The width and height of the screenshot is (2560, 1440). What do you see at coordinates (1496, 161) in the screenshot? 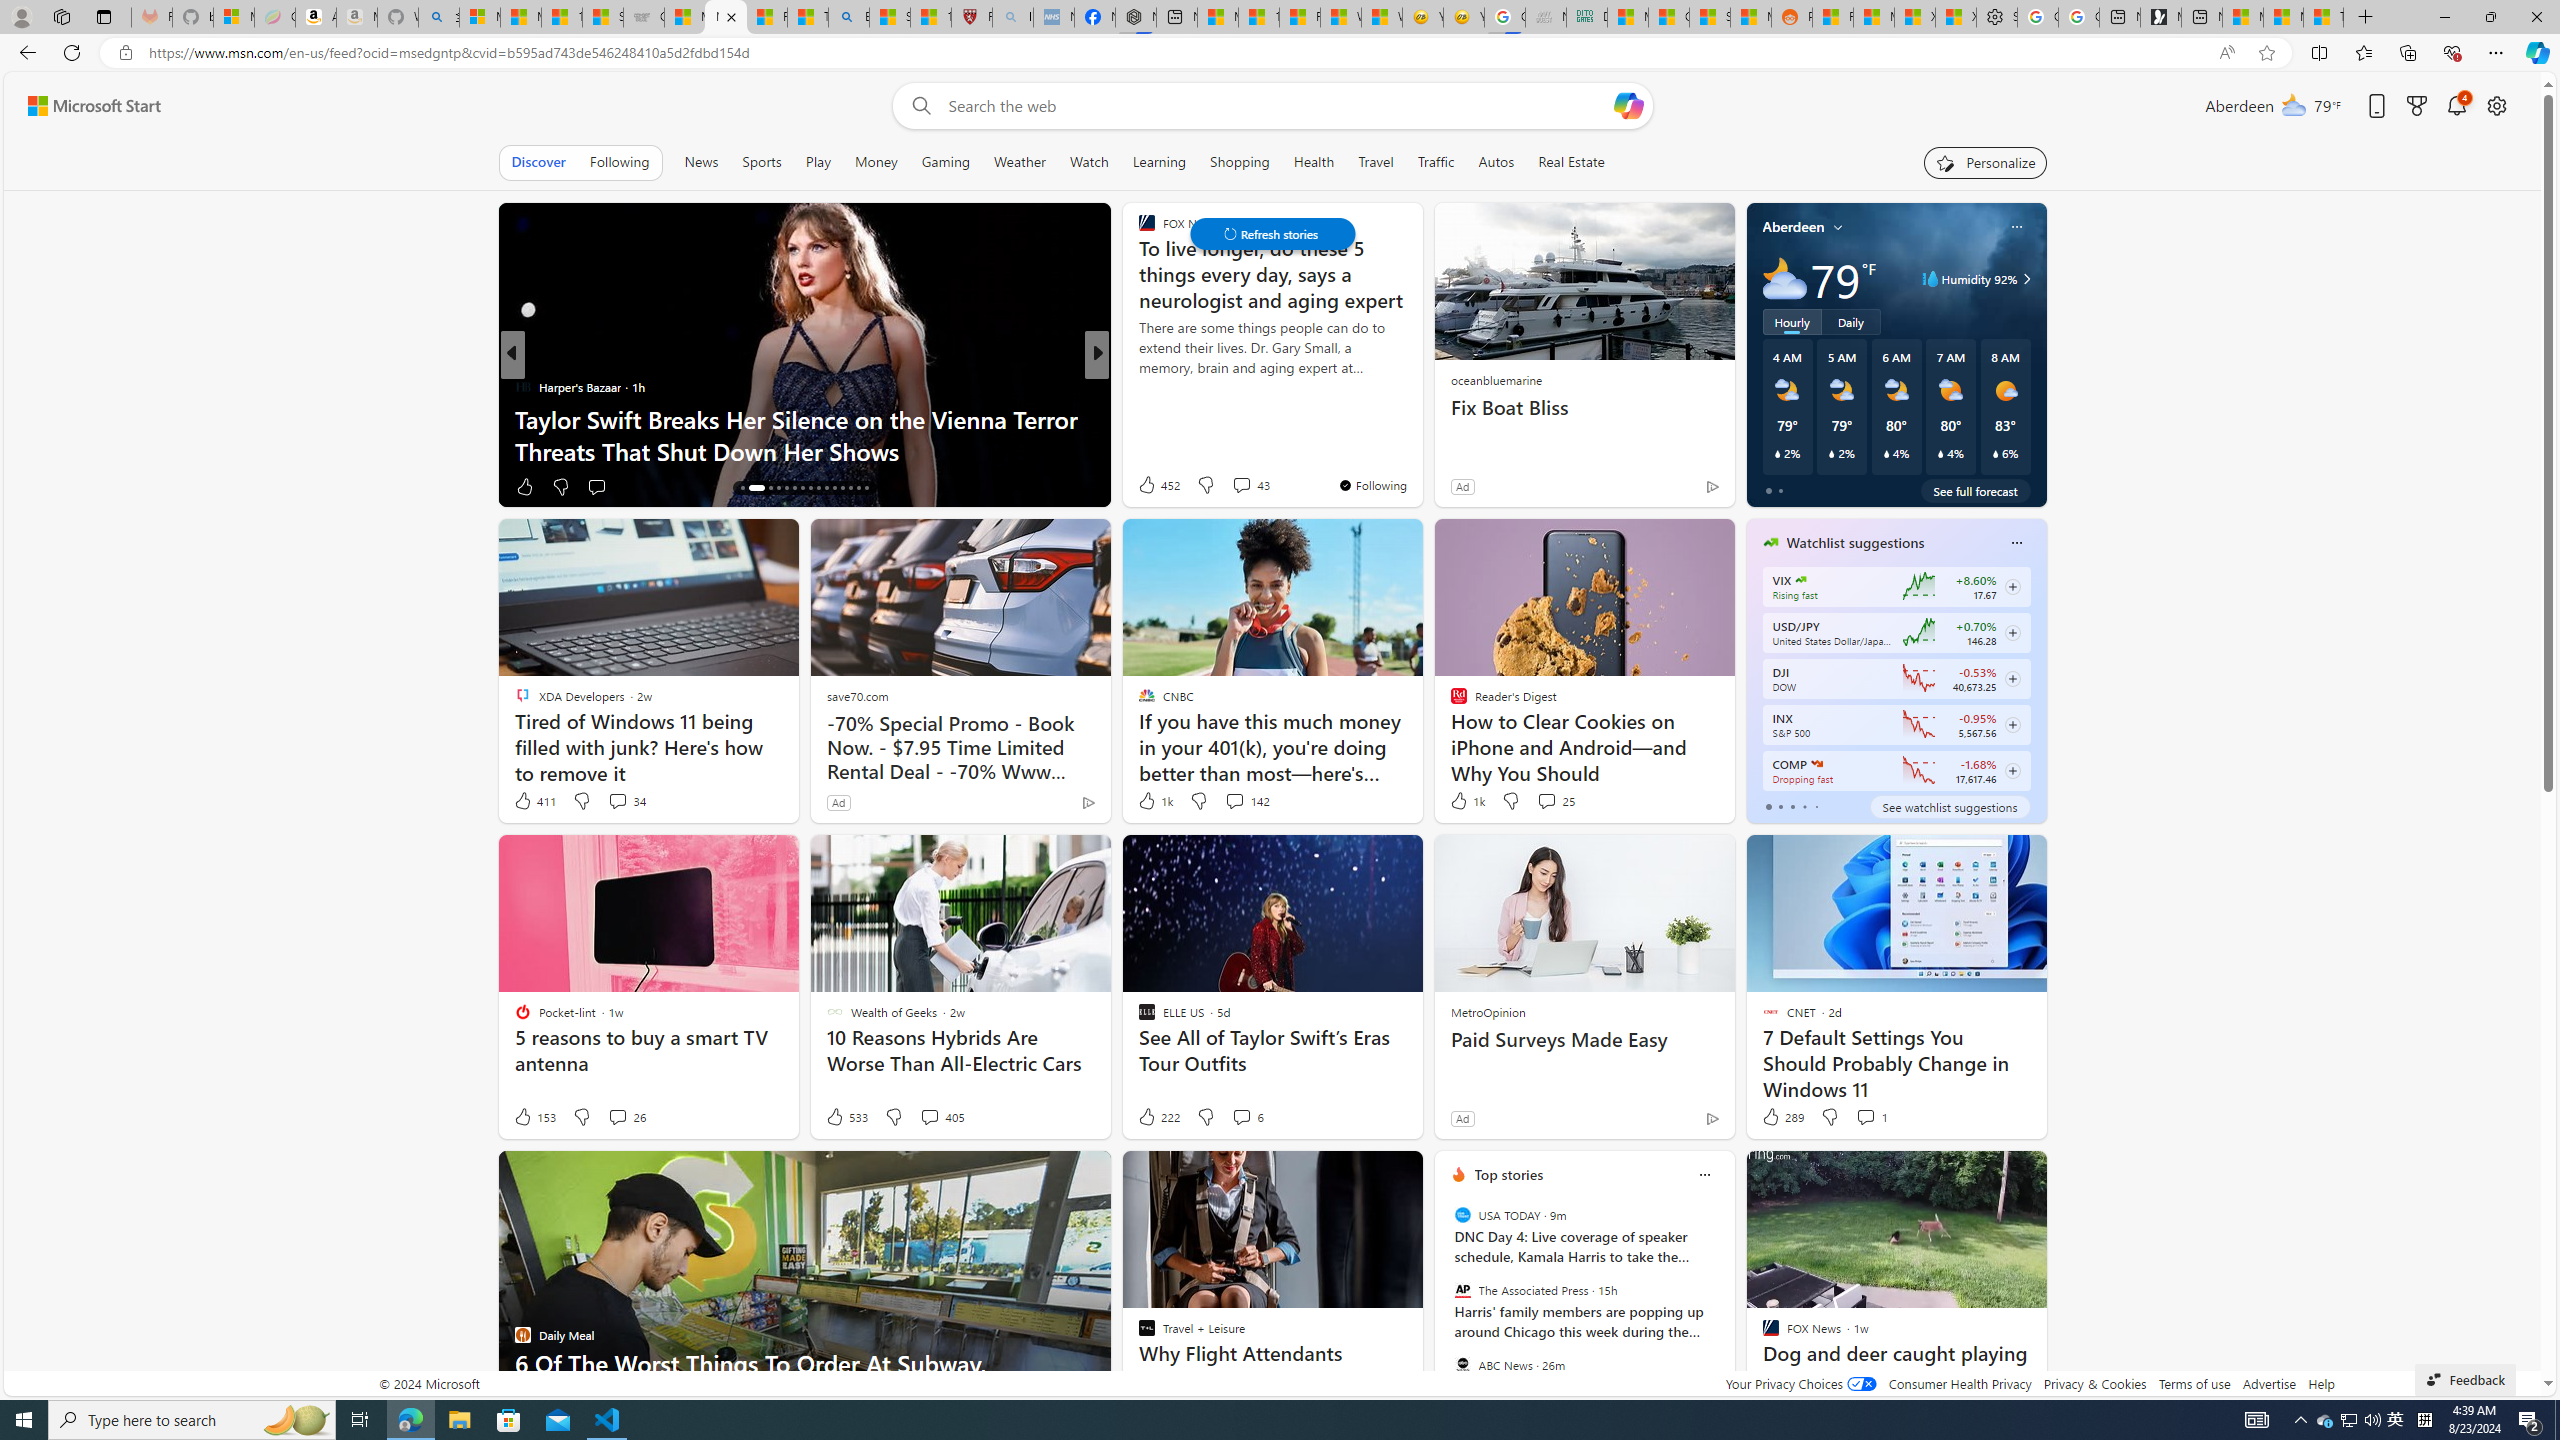
I see `'Autos'` at bounding box center [1496, 161].